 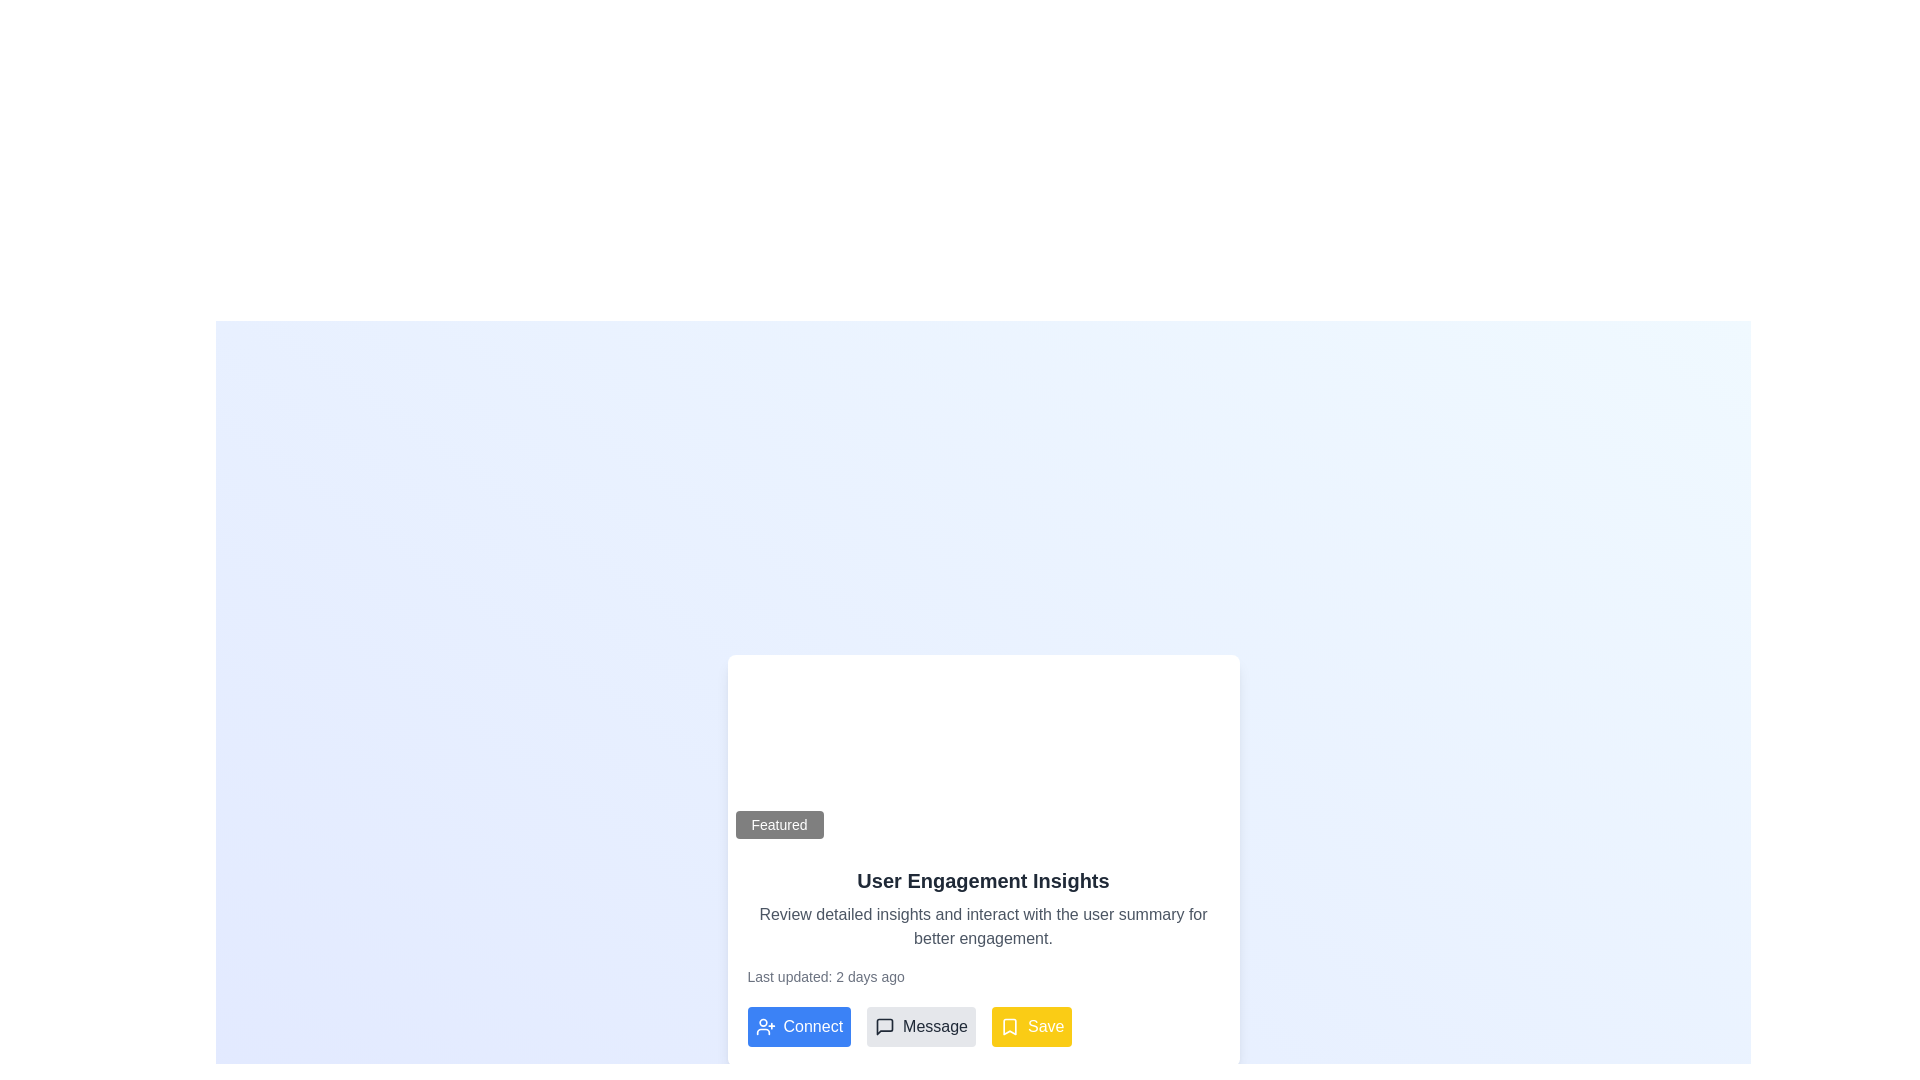 I want to click on the 'Message' button, which is a rectangular button with a gray background and rounded edges, located centrally at the bottom of a white card interface, positioned between the blue 'Connect' button and the yellow 'Save' button, so click(x=920, y=1026).